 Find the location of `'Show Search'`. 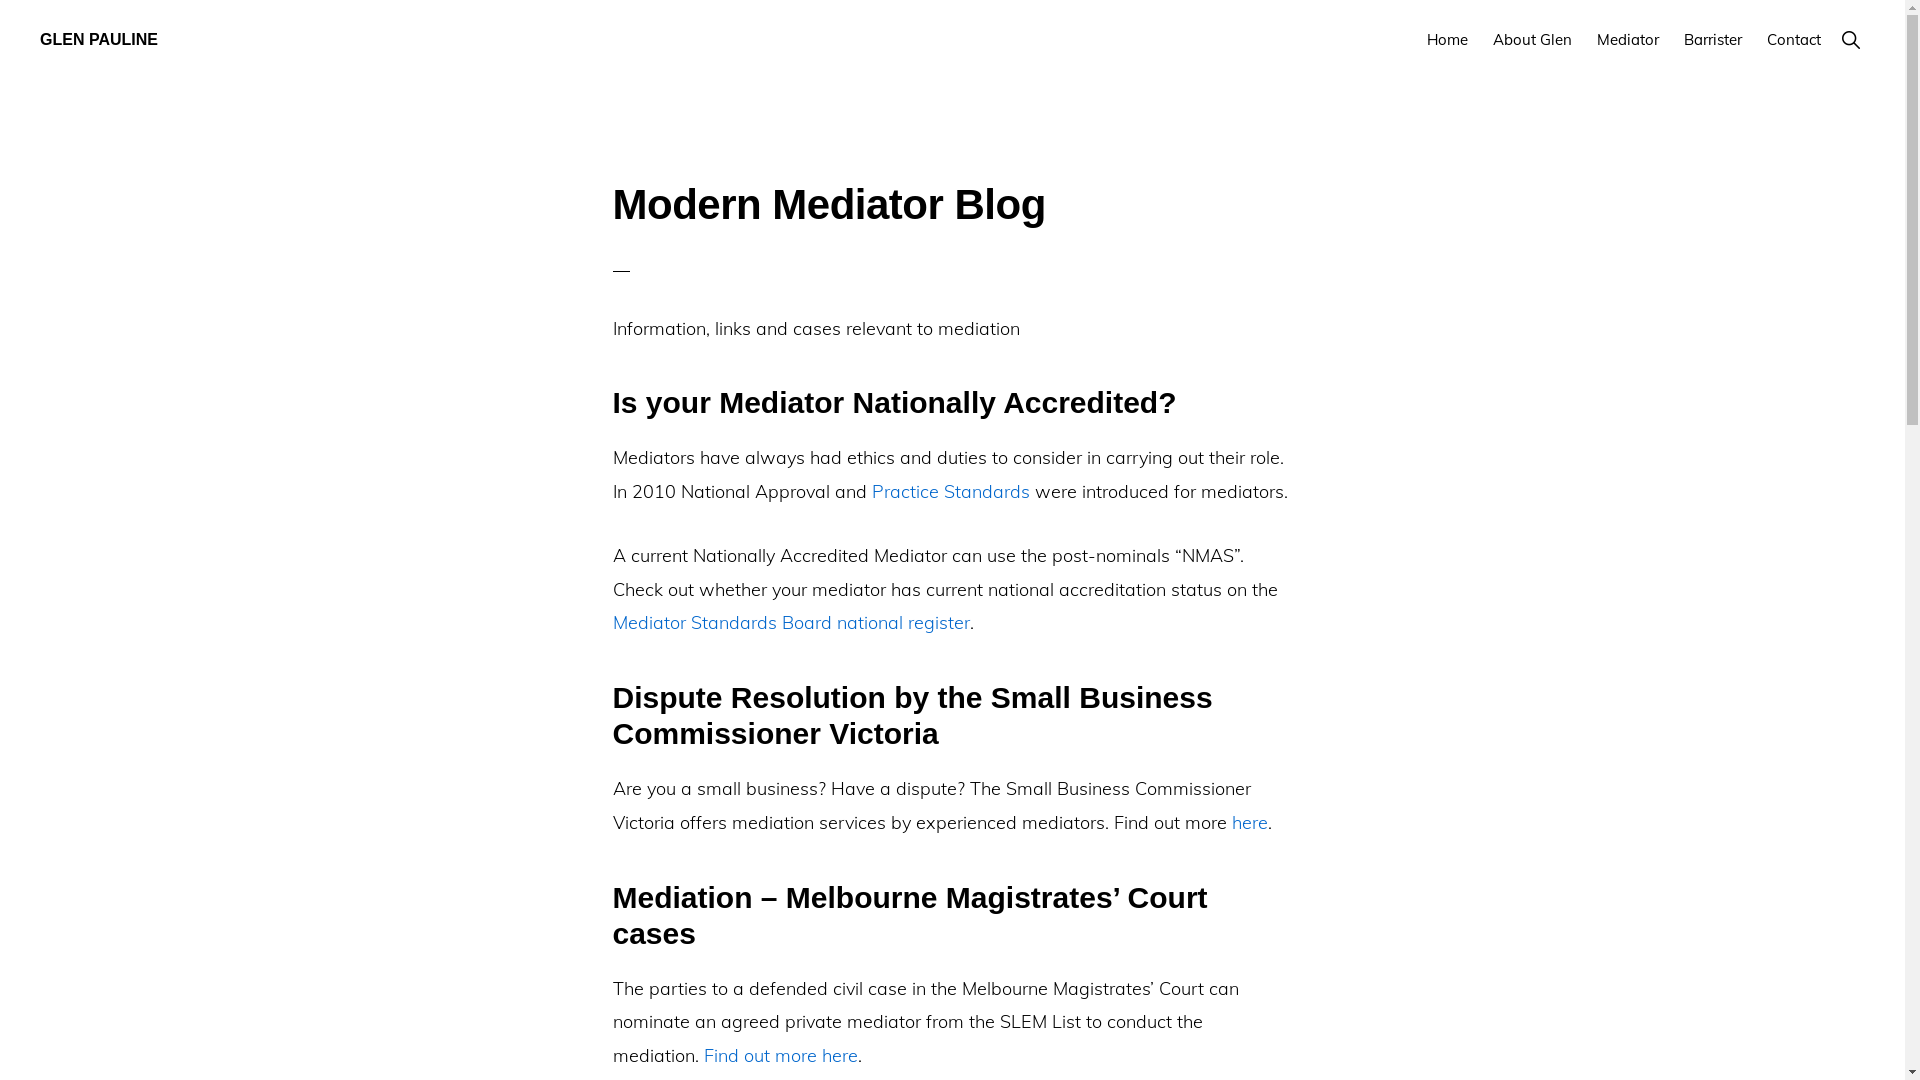

'Show Search' is located at coordinates (1849, 39).